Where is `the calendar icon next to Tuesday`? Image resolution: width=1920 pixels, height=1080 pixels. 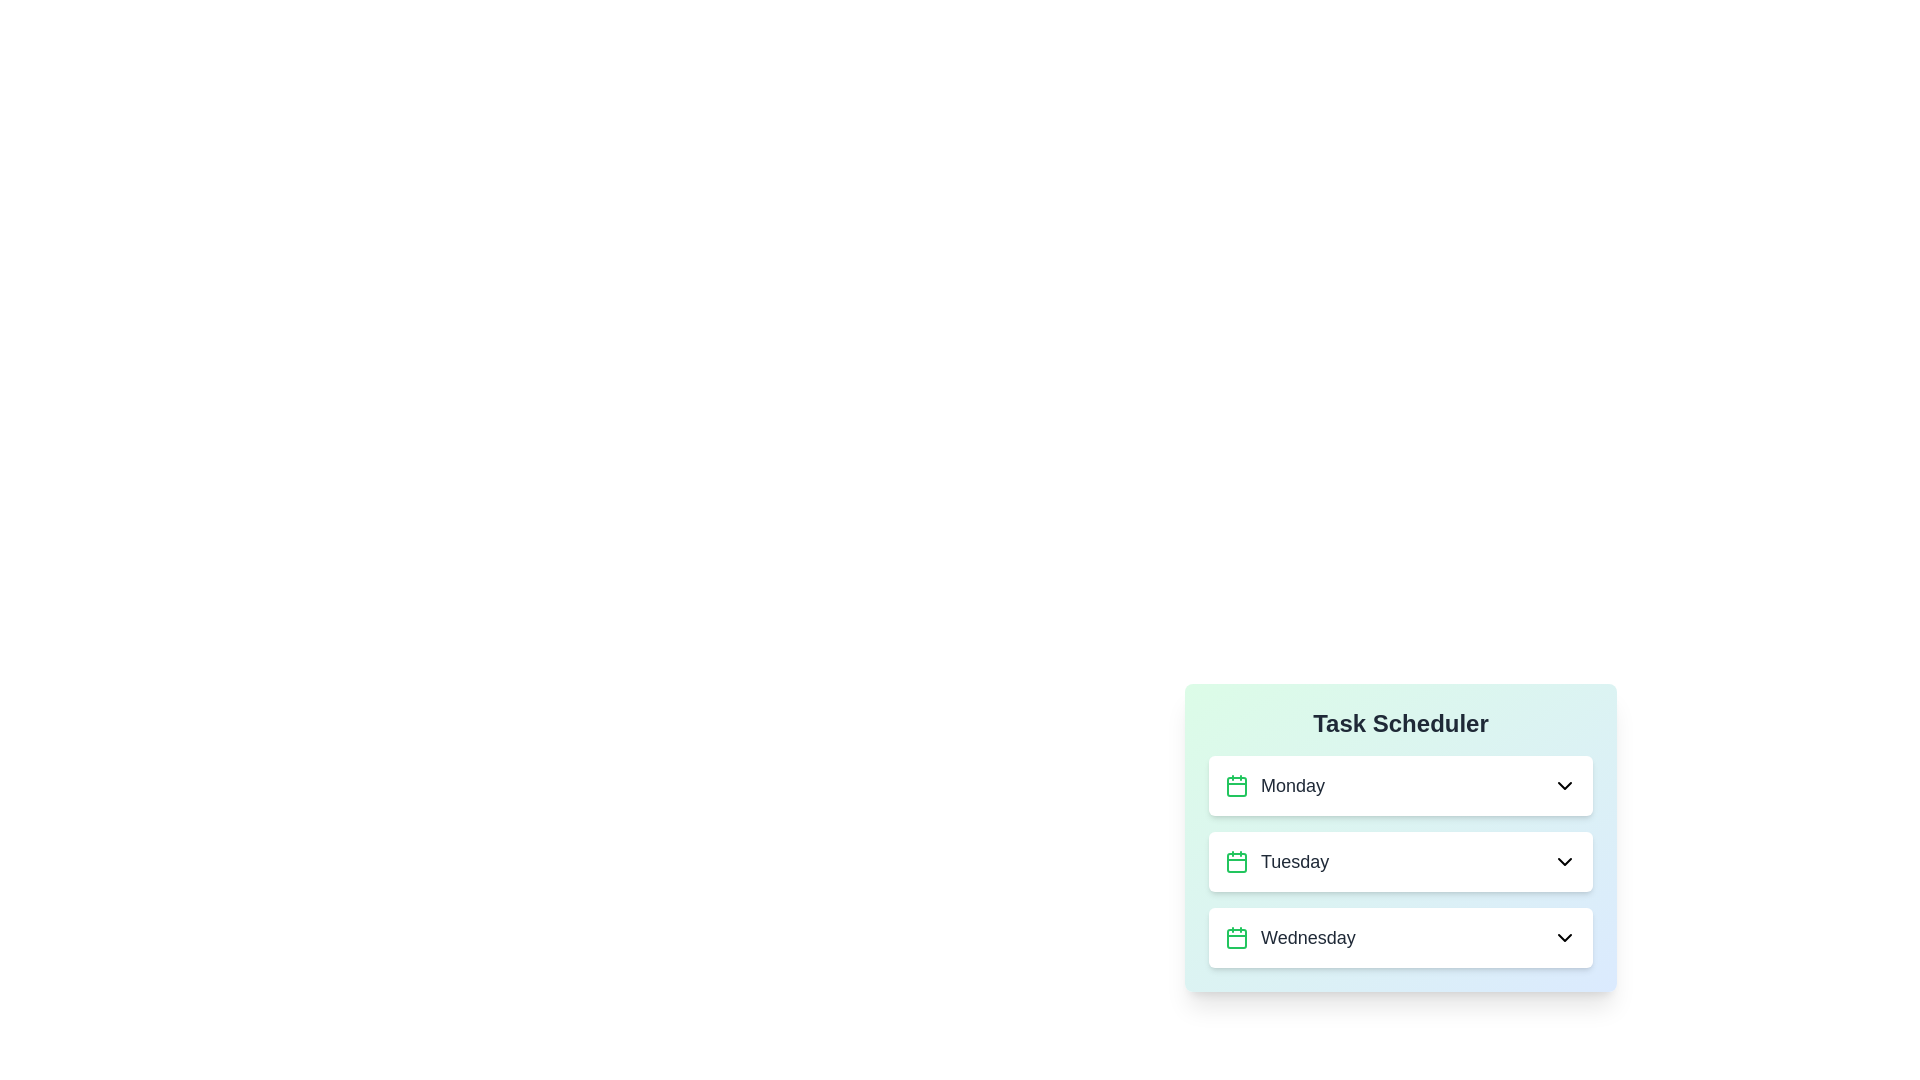
the calendar icon next to Tuesday is located at coordinates (1236, 860).